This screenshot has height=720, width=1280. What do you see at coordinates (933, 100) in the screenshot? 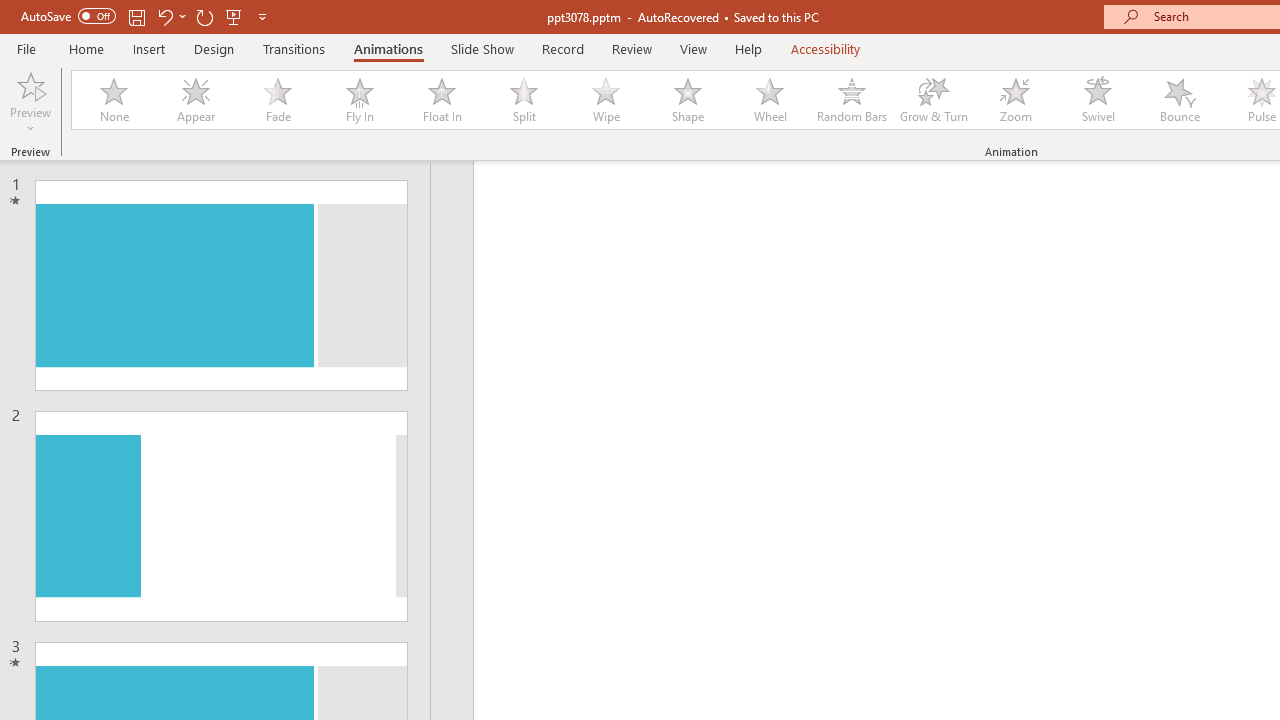
I see `'Grow & Turn'` at bounding box center [933, 100].